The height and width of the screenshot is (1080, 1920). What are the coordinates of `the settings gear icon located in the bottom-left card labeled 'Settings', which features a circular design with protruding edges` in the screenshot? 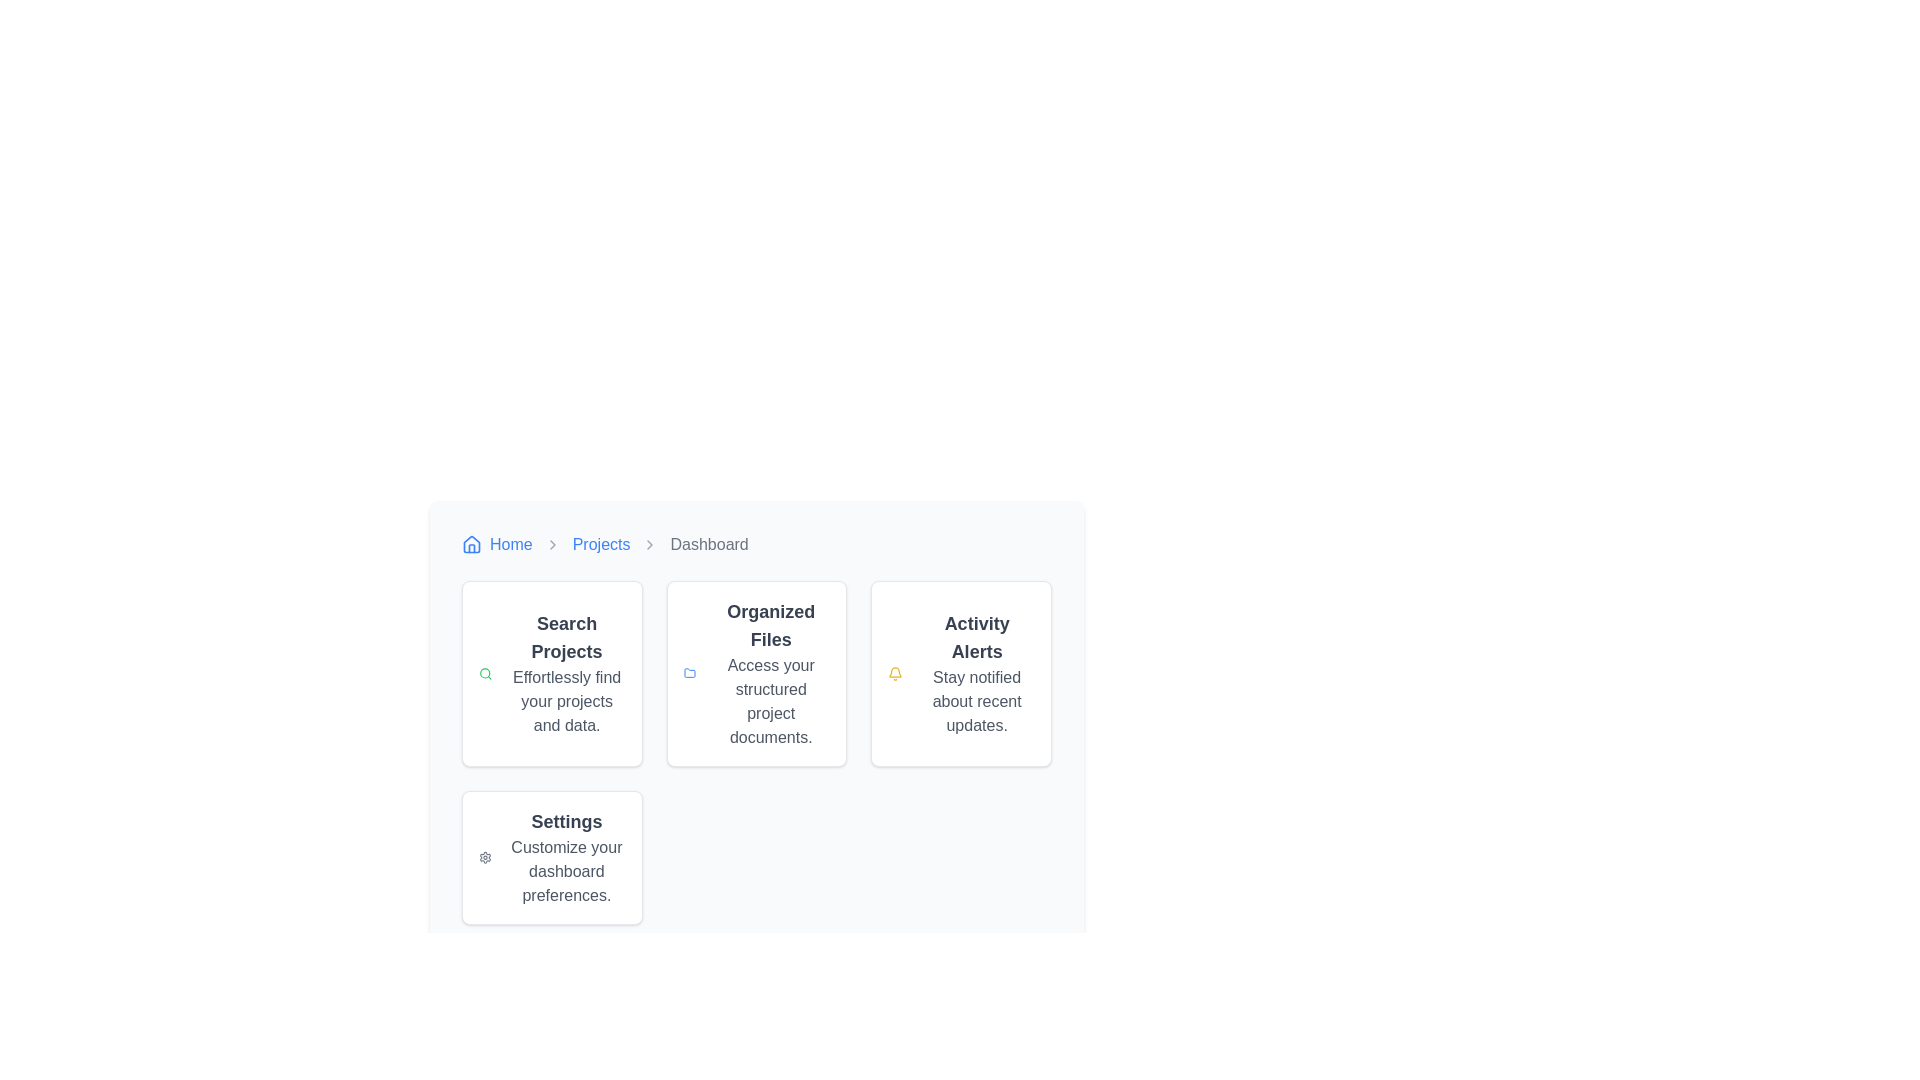 It's located at (485, 856).